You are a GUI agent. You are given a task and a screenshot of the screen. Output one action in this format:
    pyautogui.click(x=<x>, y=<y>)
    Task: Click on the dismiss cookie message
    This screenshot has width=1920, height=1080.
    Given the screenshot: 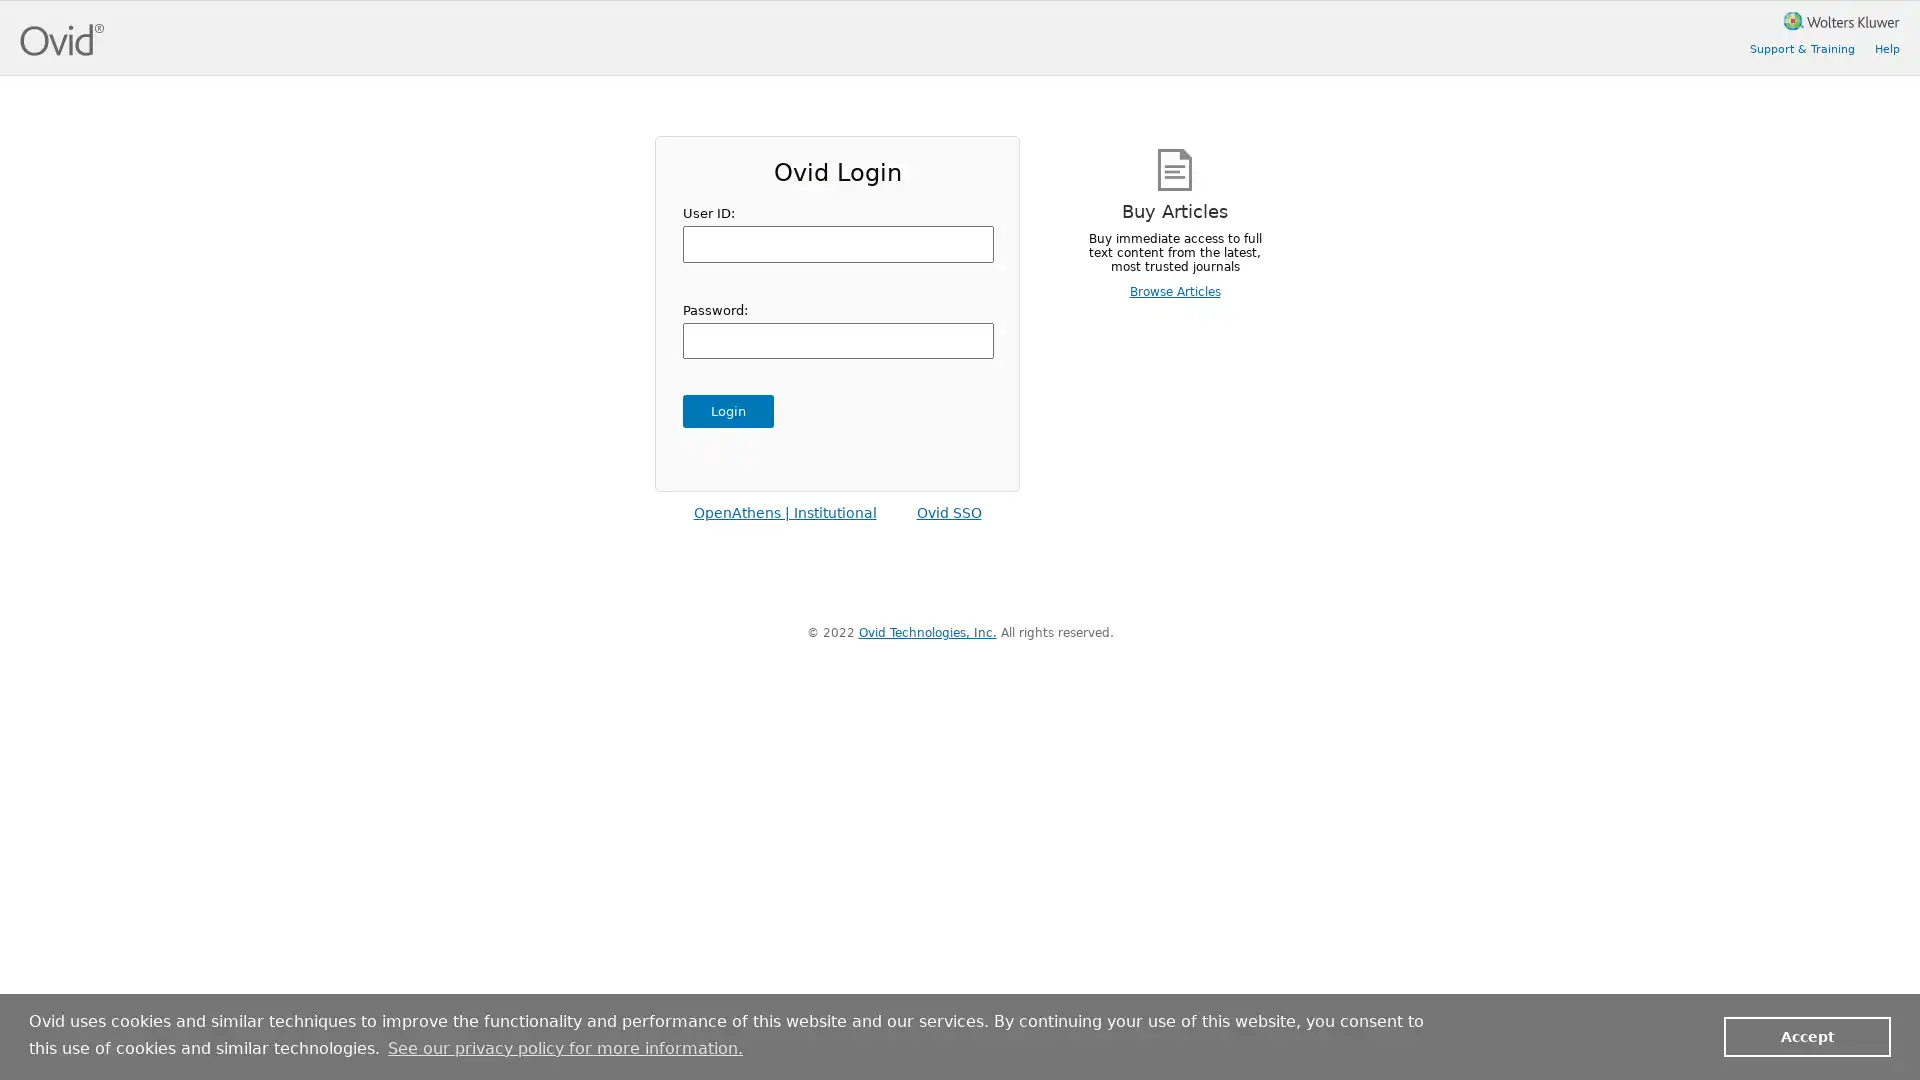 What is the action you would take?
    pyautogui.click(x=1807, y=1035)
    